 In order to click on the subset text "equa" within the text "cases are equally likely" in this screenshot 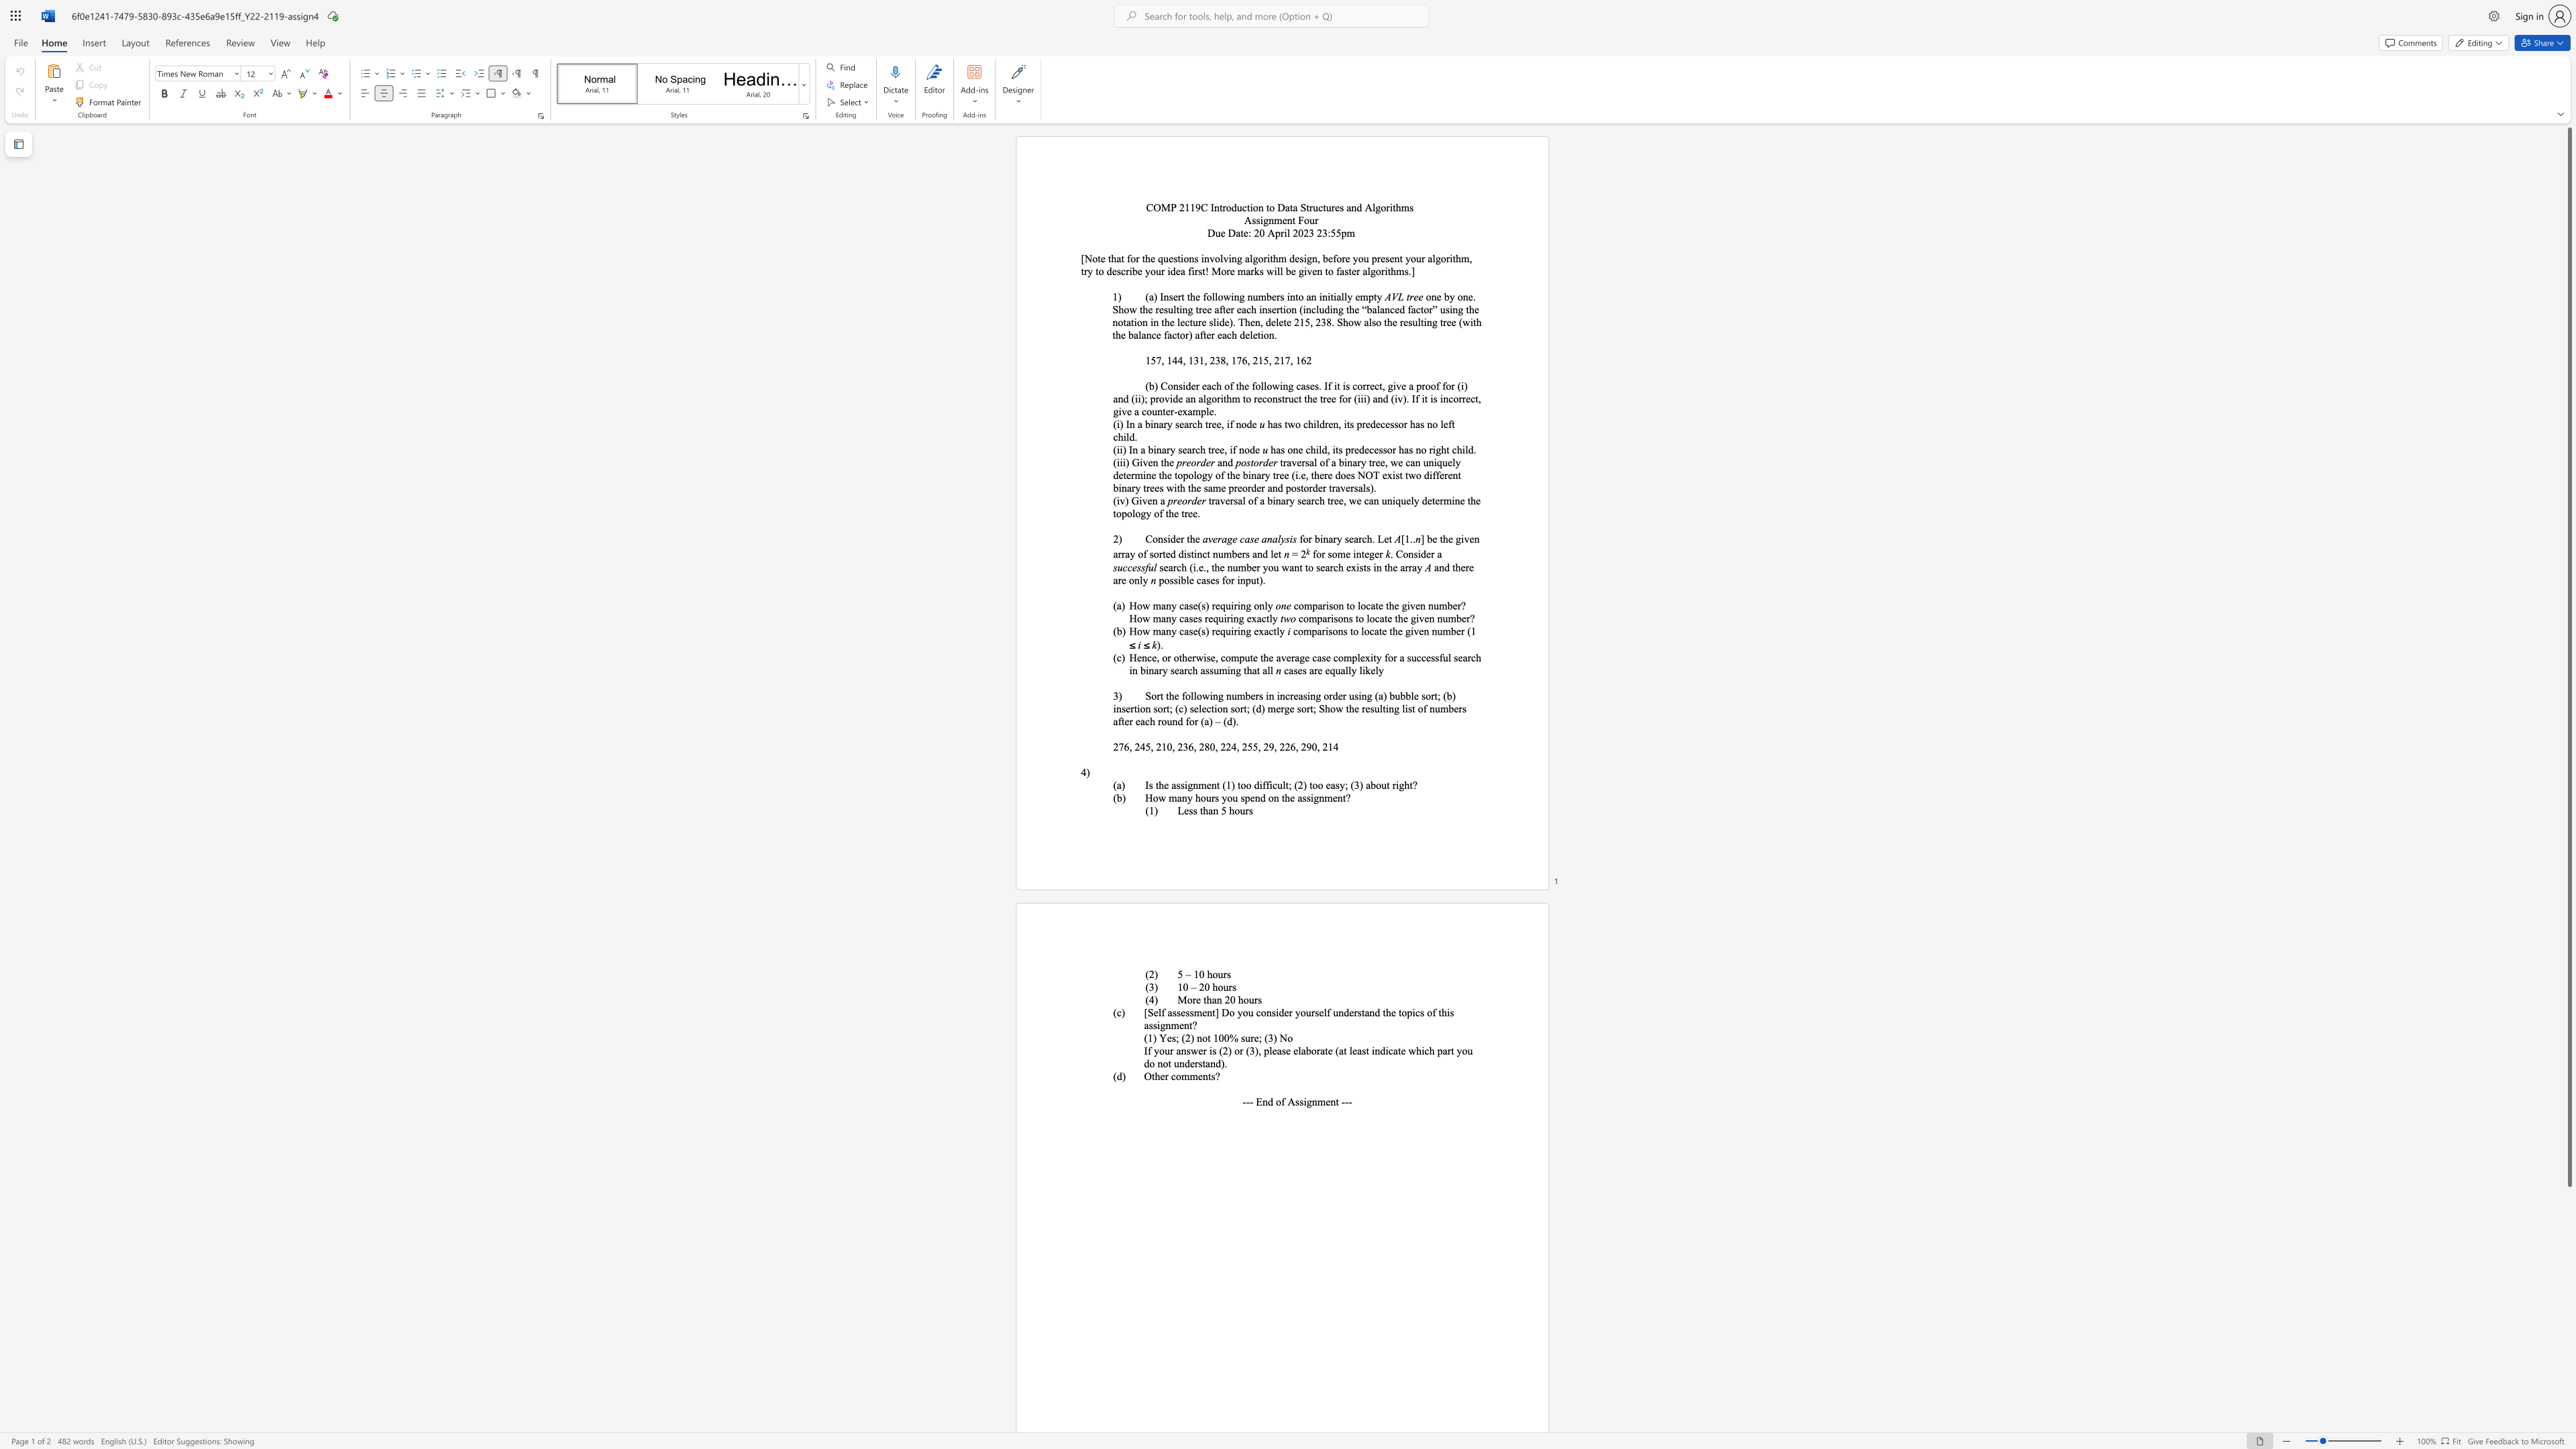, I will do `click(1324, 670)`.